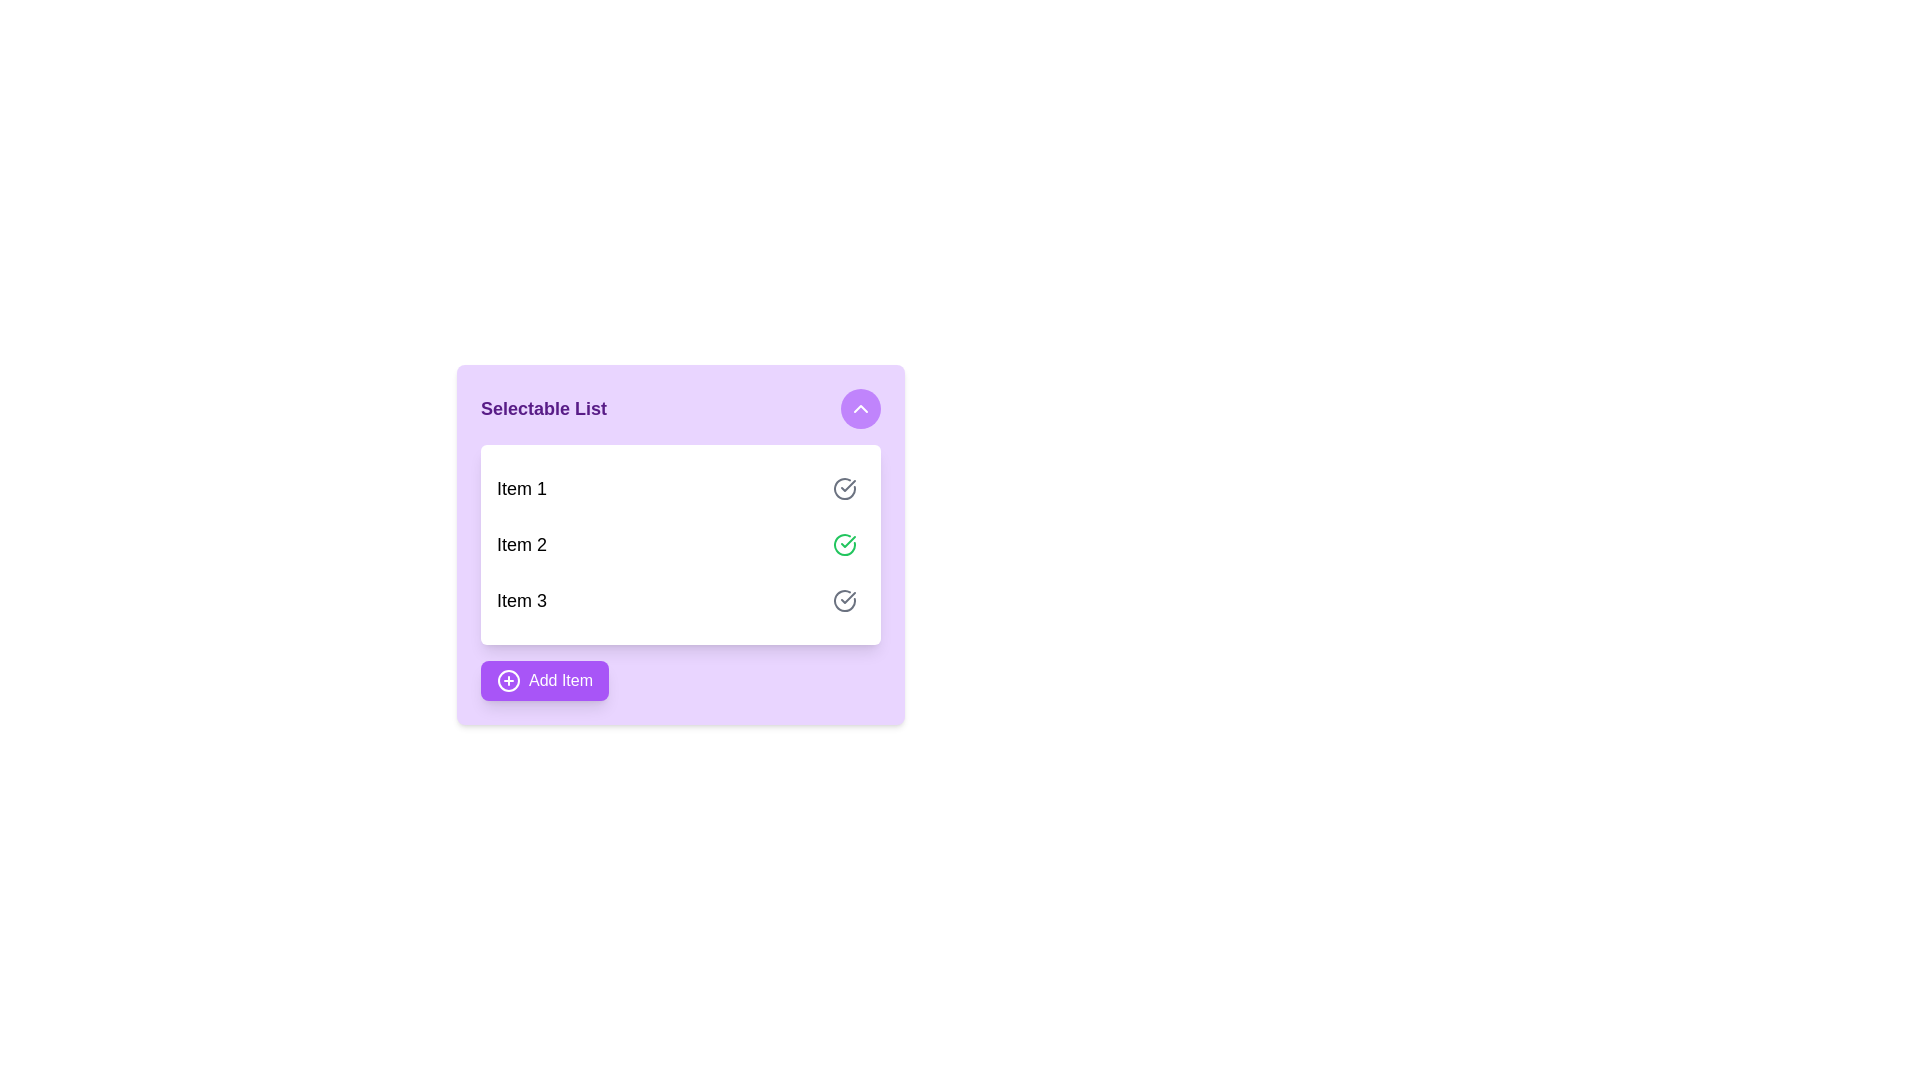 The height and width of the screenshot is (1080, 1920). Describe the element at coordinates (681, 600) in the screenshot. I see `the third list item labeled 'Item 3'` at that location.